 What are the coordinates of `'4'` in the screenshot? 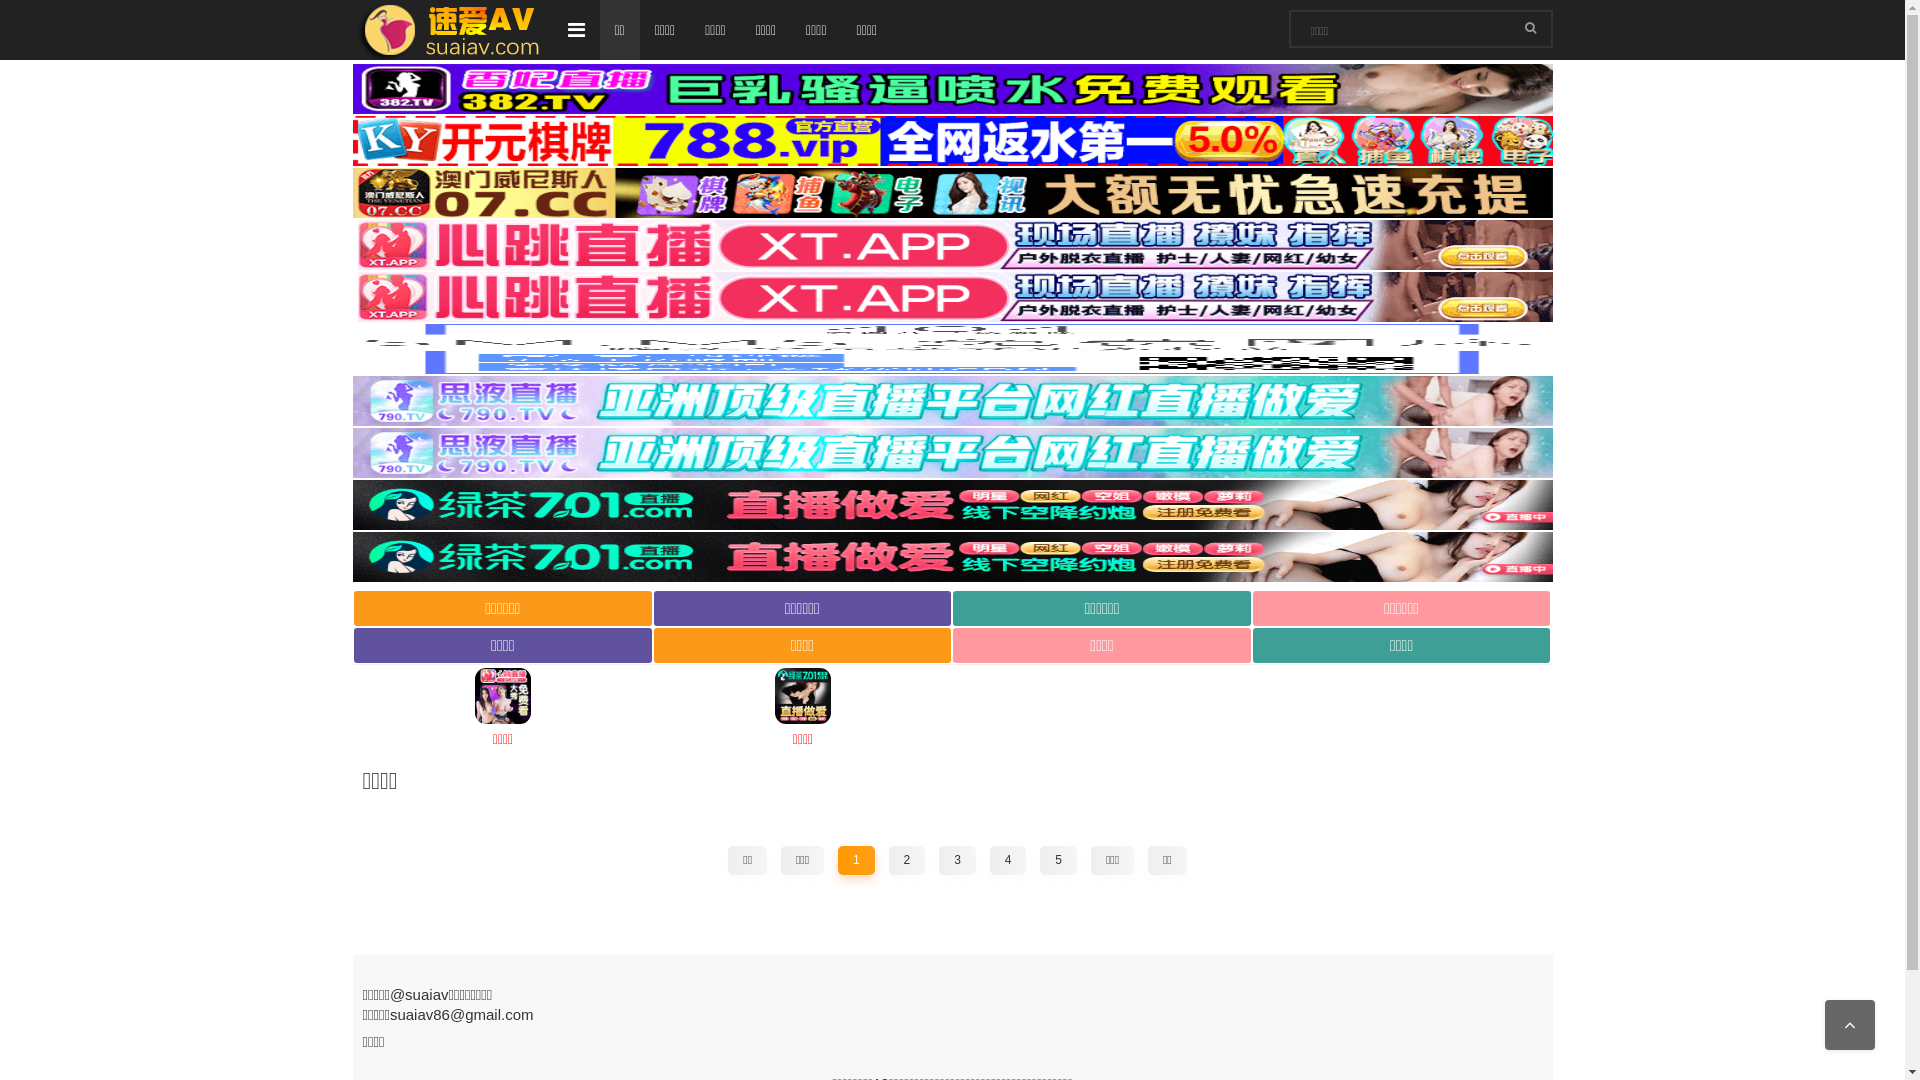 It's located at (989, 859).